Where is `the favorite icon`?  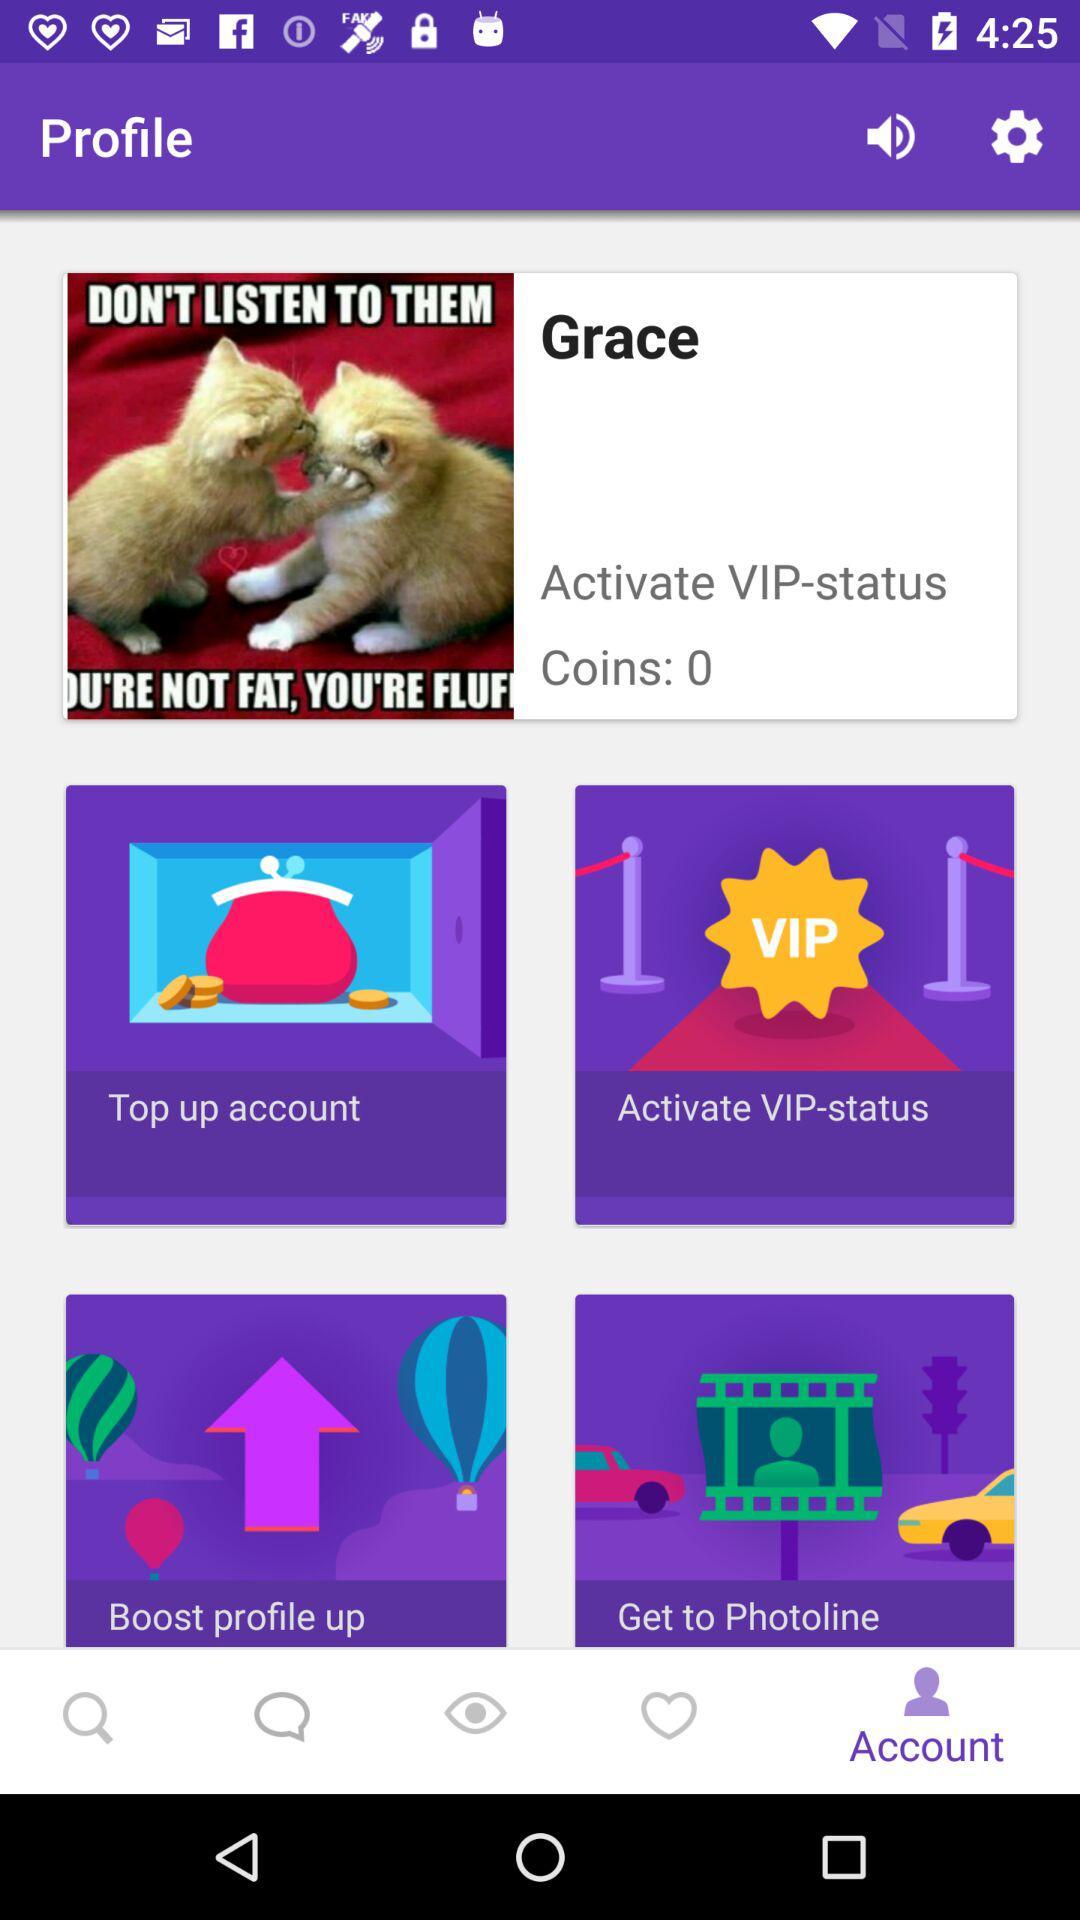
the favorite icon is located at coordinates (668, 1721).